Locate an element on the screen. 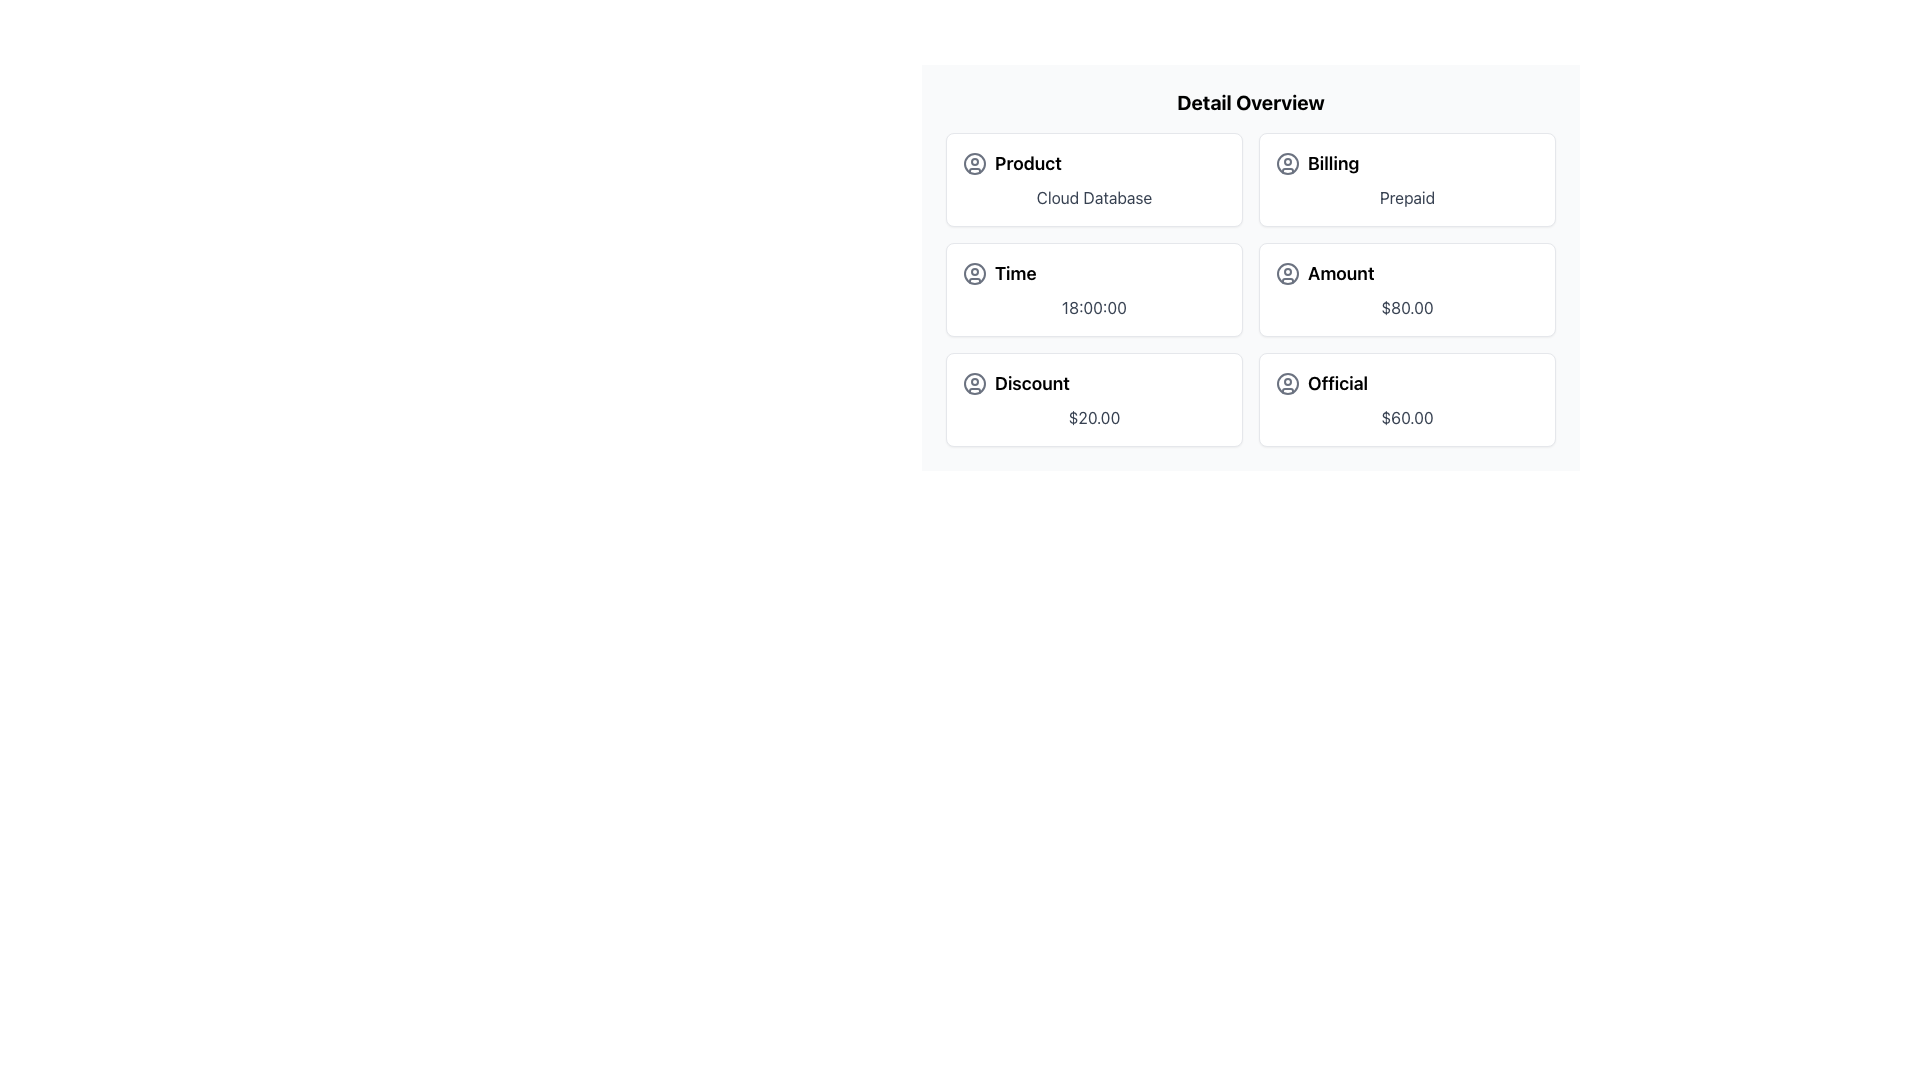 The image size is (1920, 1080). the user-related icon that serves as a profile representation, located in the second row of a six-item grid, aligned to the left of the 'Time' text is located at coordinates (974, 273).